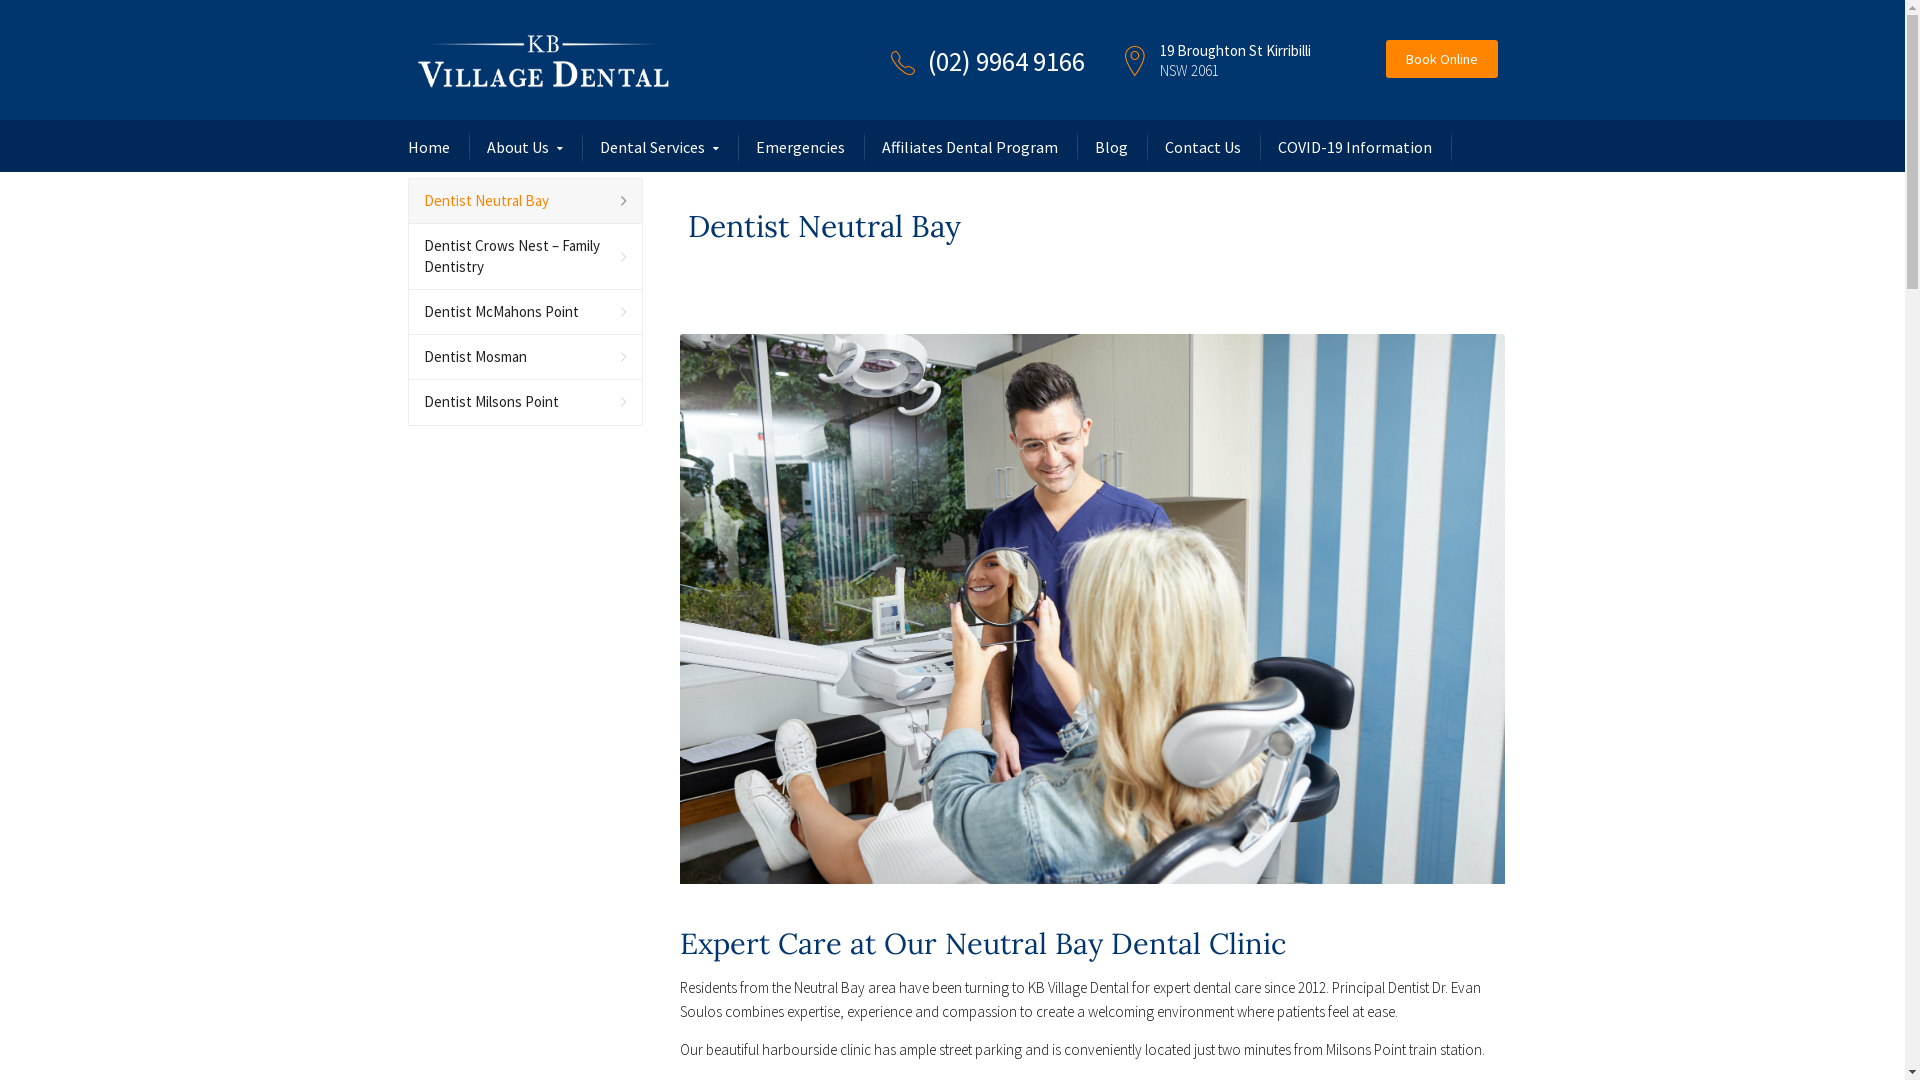 The image size is (1920, 1080). I want to click on 'Dentist Neutral Bay', so click(525, 201).